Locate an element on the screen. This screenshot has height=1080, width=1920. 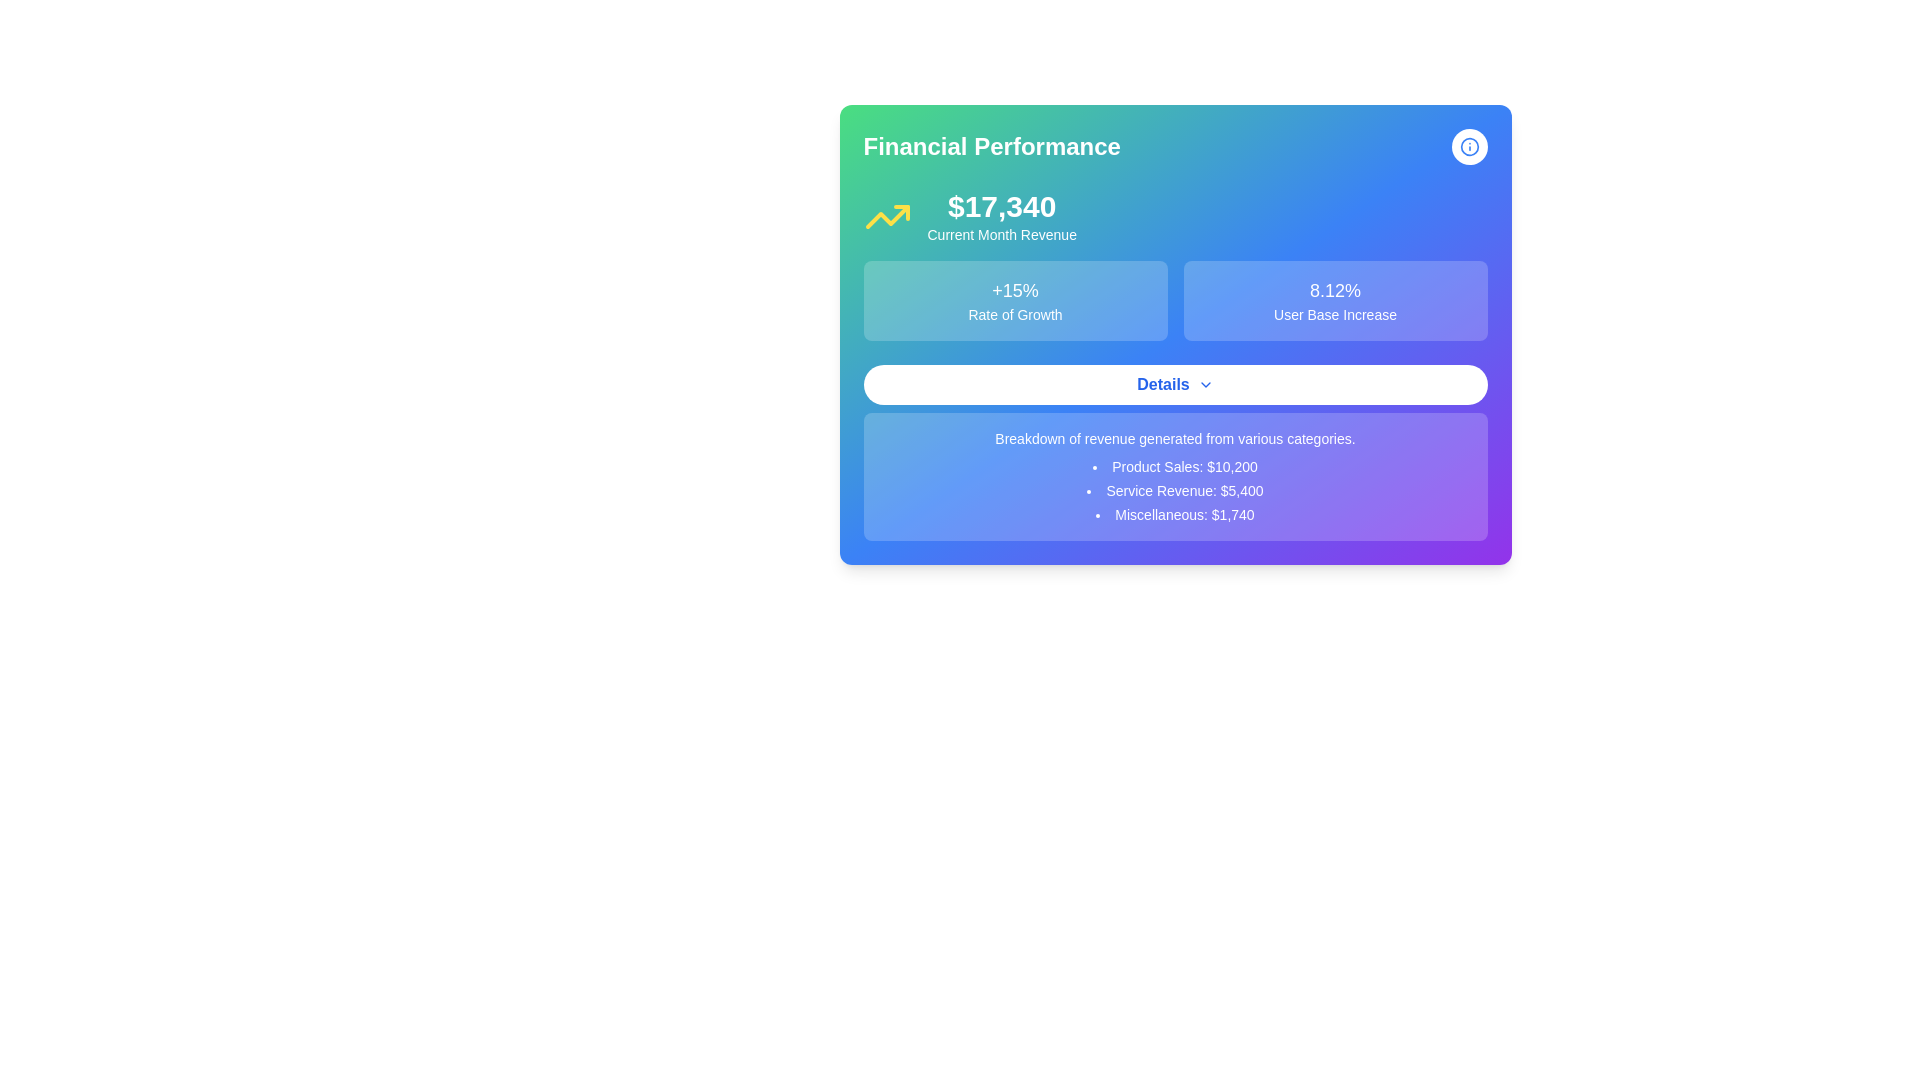
the descriptive label located below the numerical value '8.12%' within the card widget that has rounded corners and a light blue transparent background is located at coordinates (1335, 315).